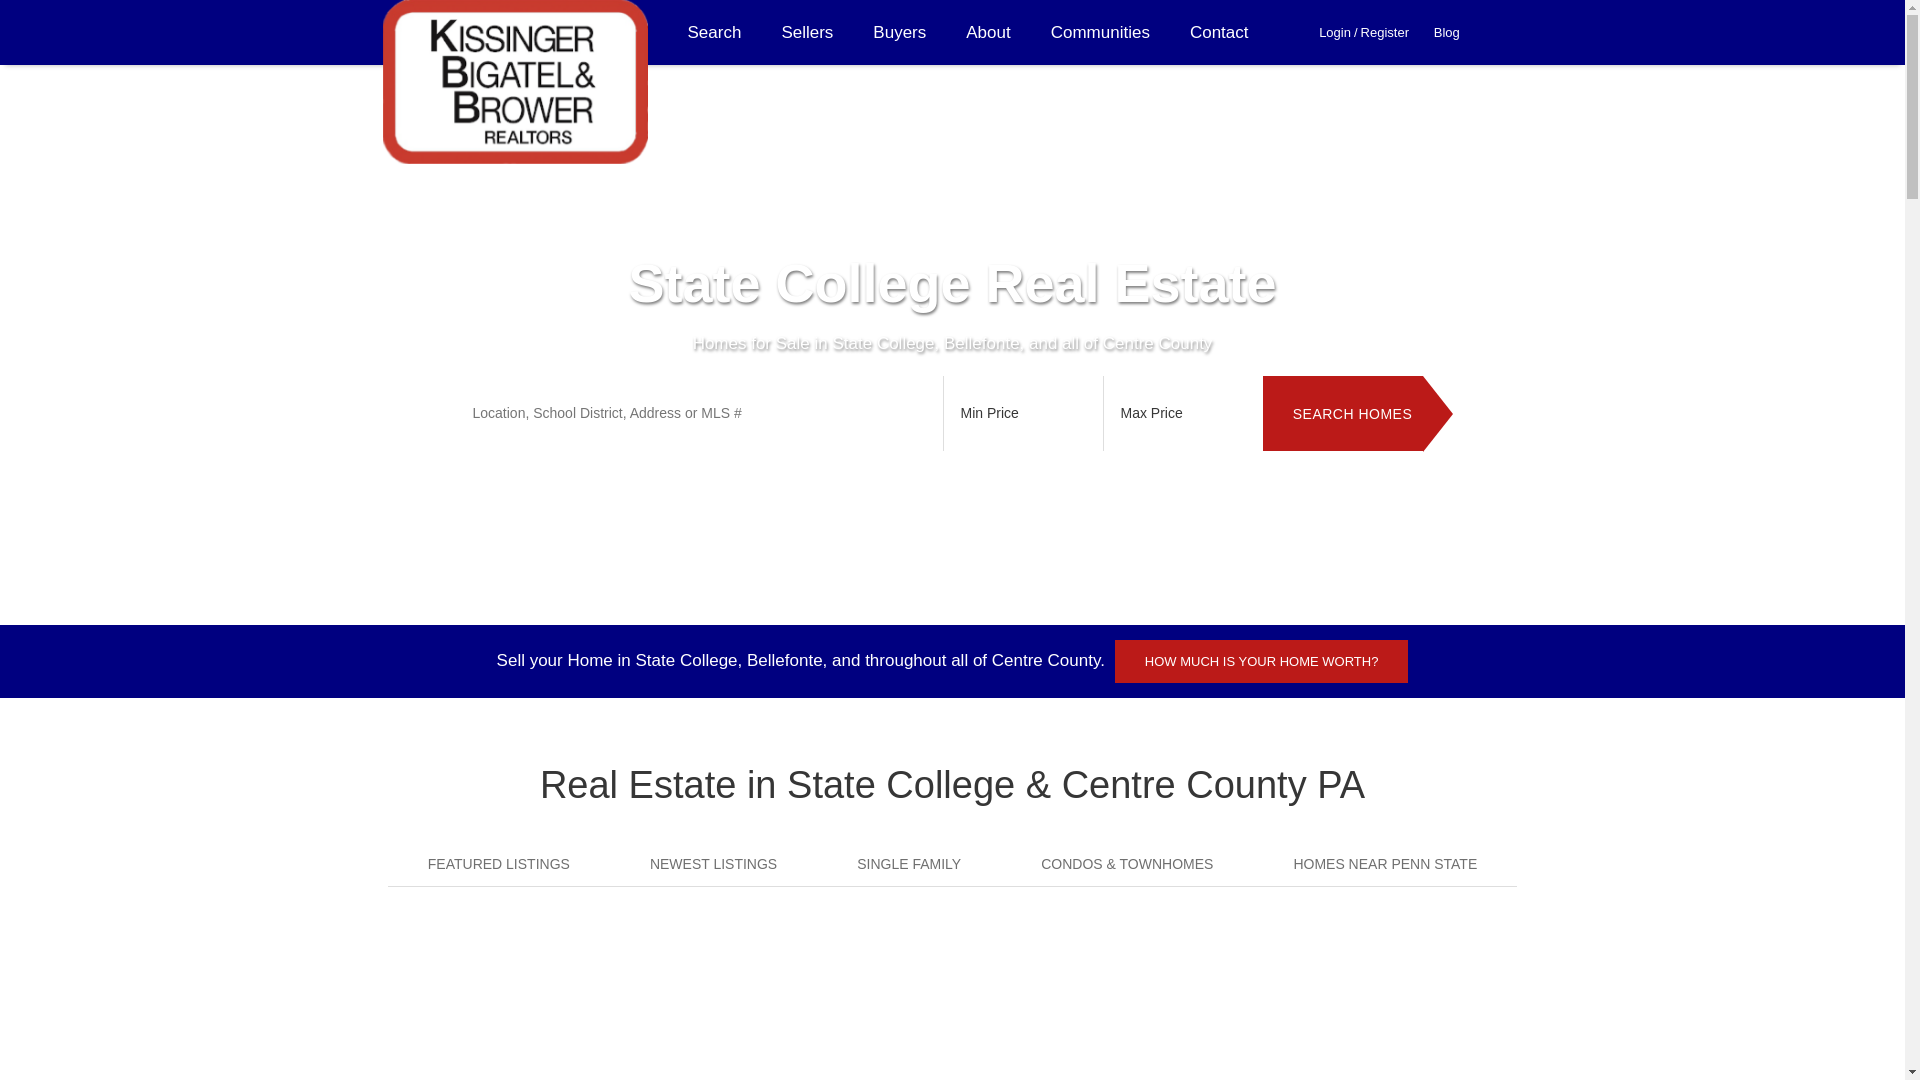 This screenshot has width=1920, height=1080. Describe the element at coordinates (1261, 661) in the screenshot. I see `'HOW MUCH IS YOUR HOME WORTH?'` at that location.